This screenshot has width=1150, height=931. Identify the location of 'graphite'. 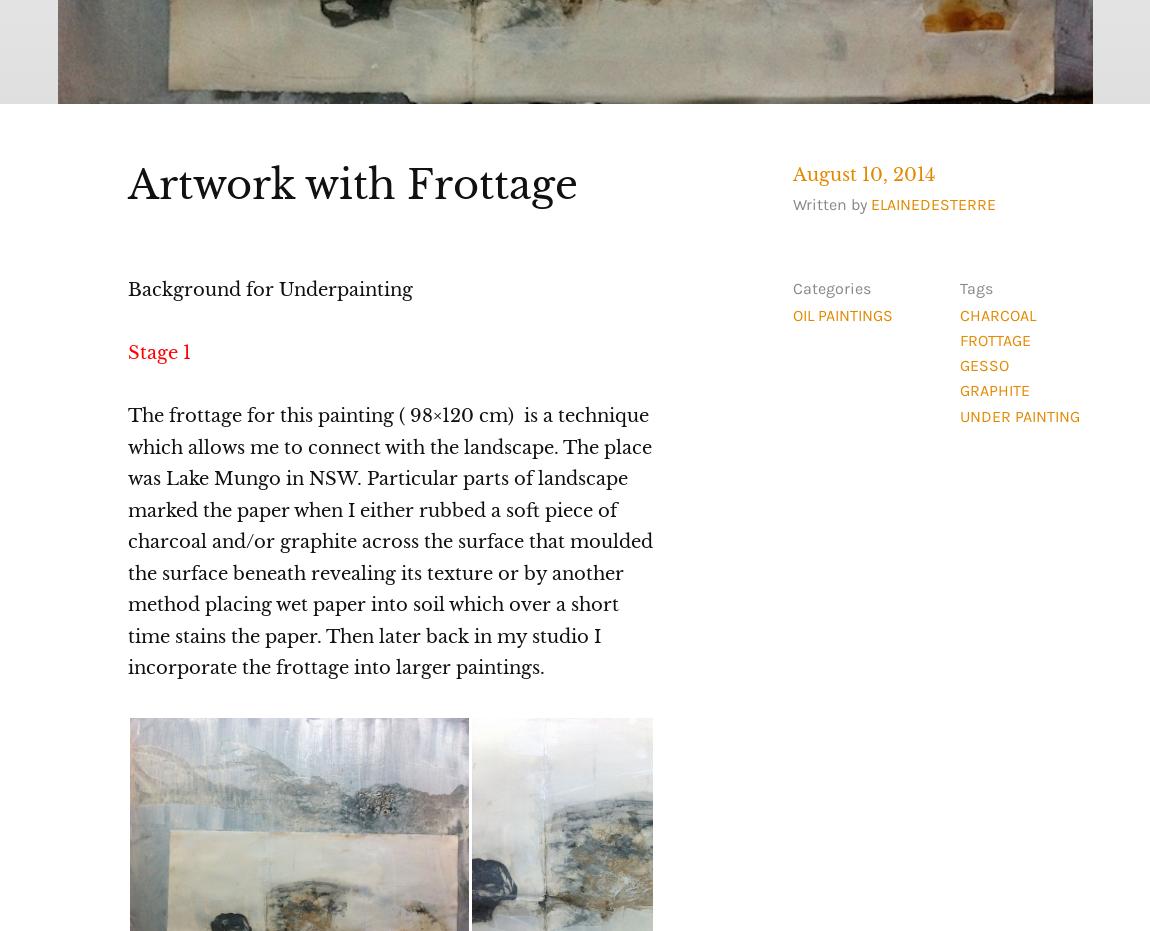
(993, 390).